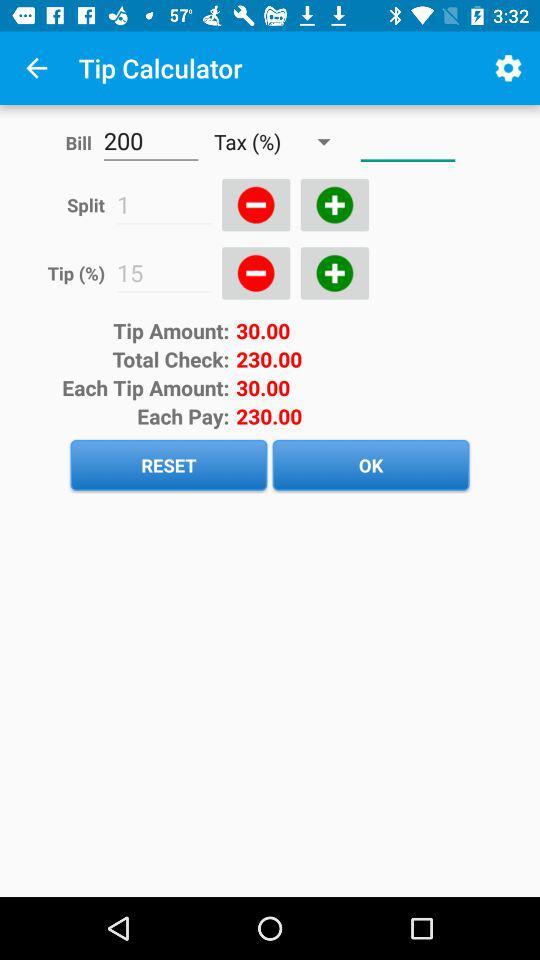 The width and height of the screenshot is (540, 960). I want to click on minues, so click(256, 205).